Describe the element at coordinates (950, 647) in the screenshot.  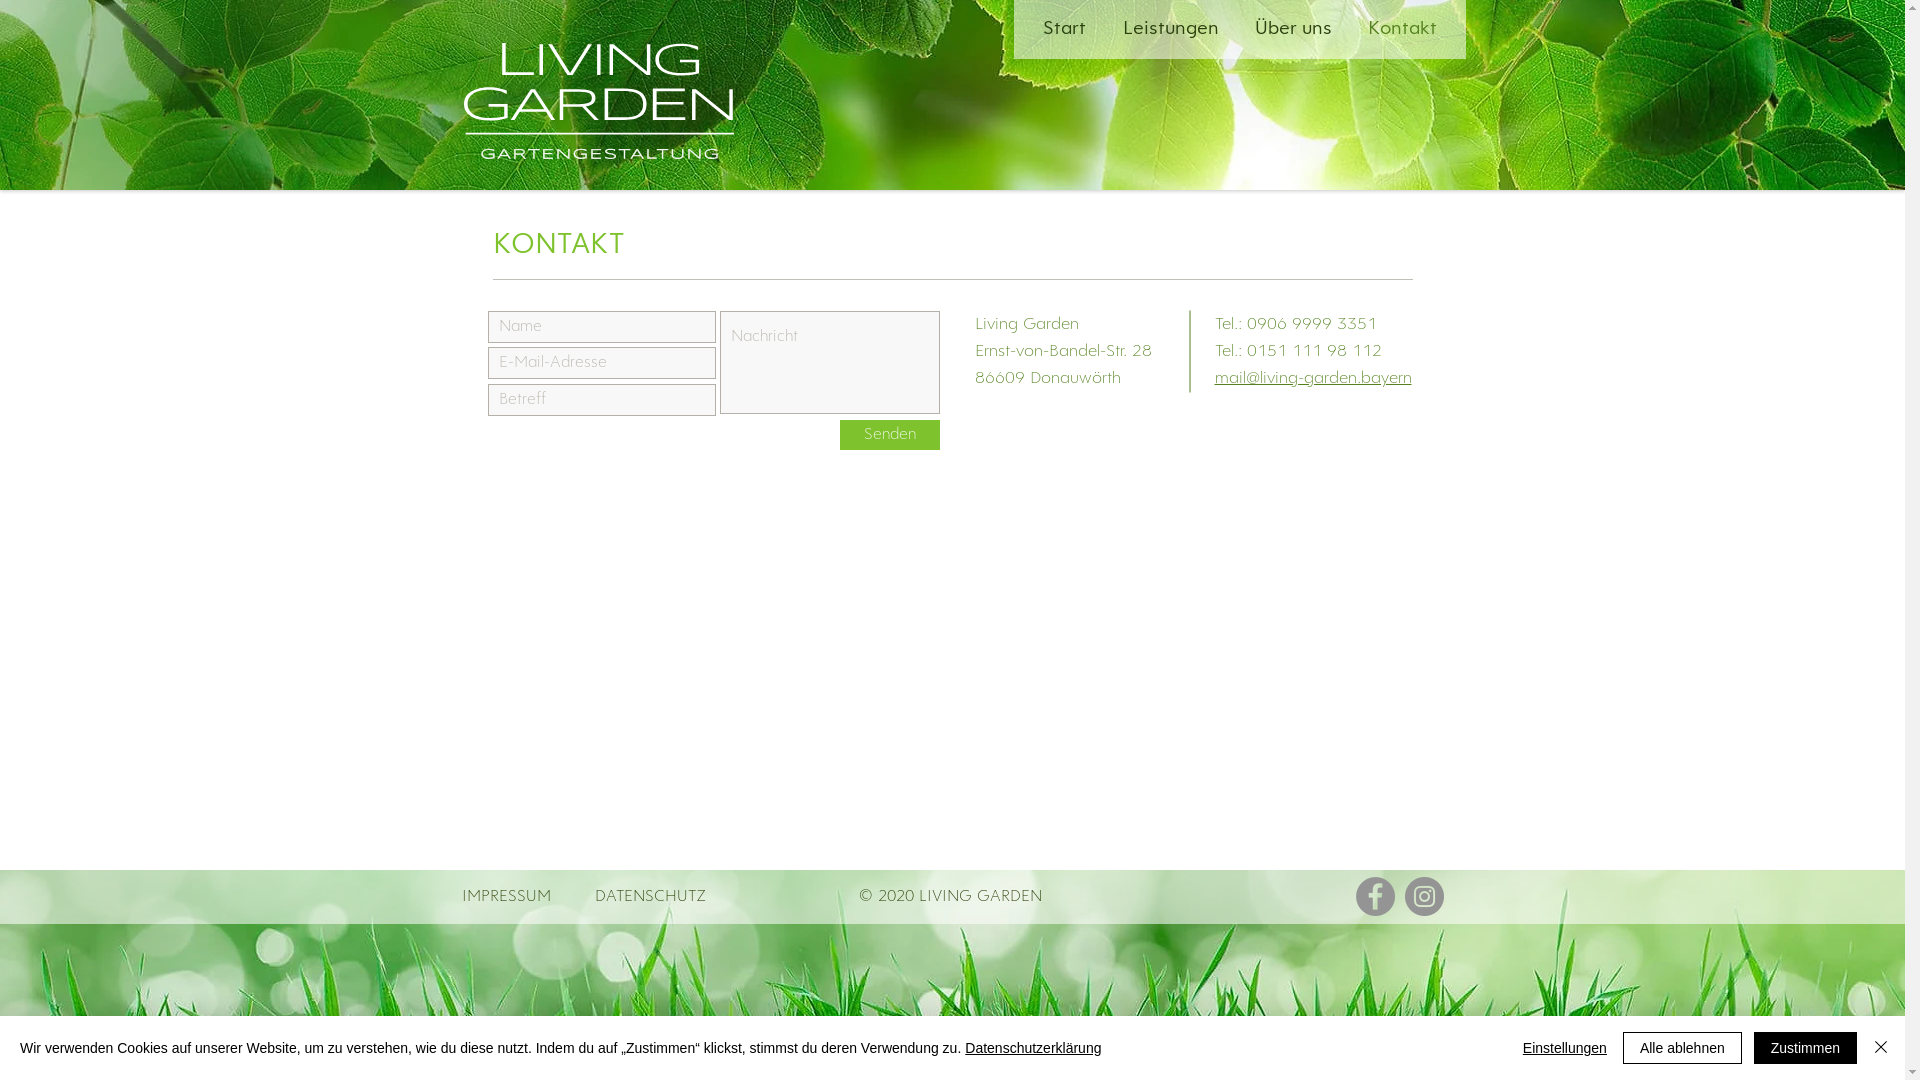
I see `'Google Maps'` at that location.